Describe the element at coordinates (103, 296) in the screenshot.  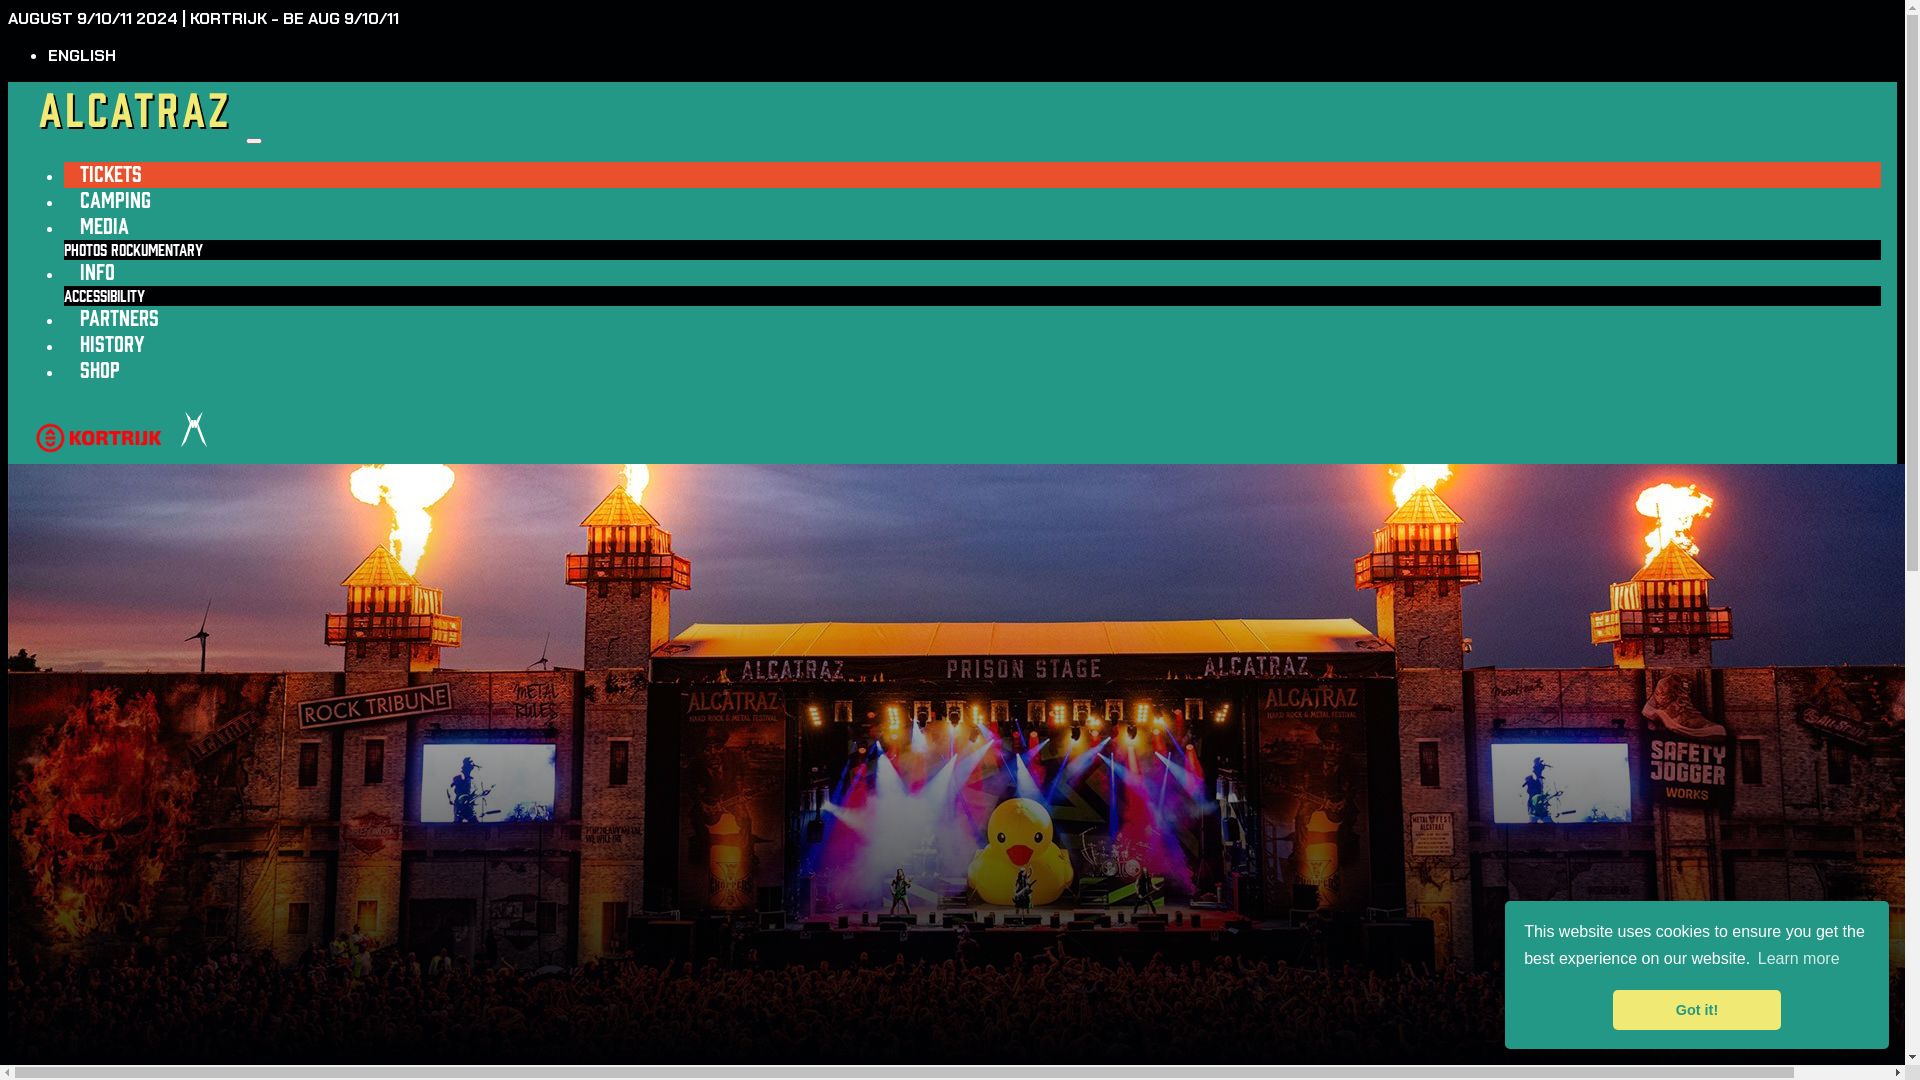
I see `'ACCESSIBILITY'` at that location.